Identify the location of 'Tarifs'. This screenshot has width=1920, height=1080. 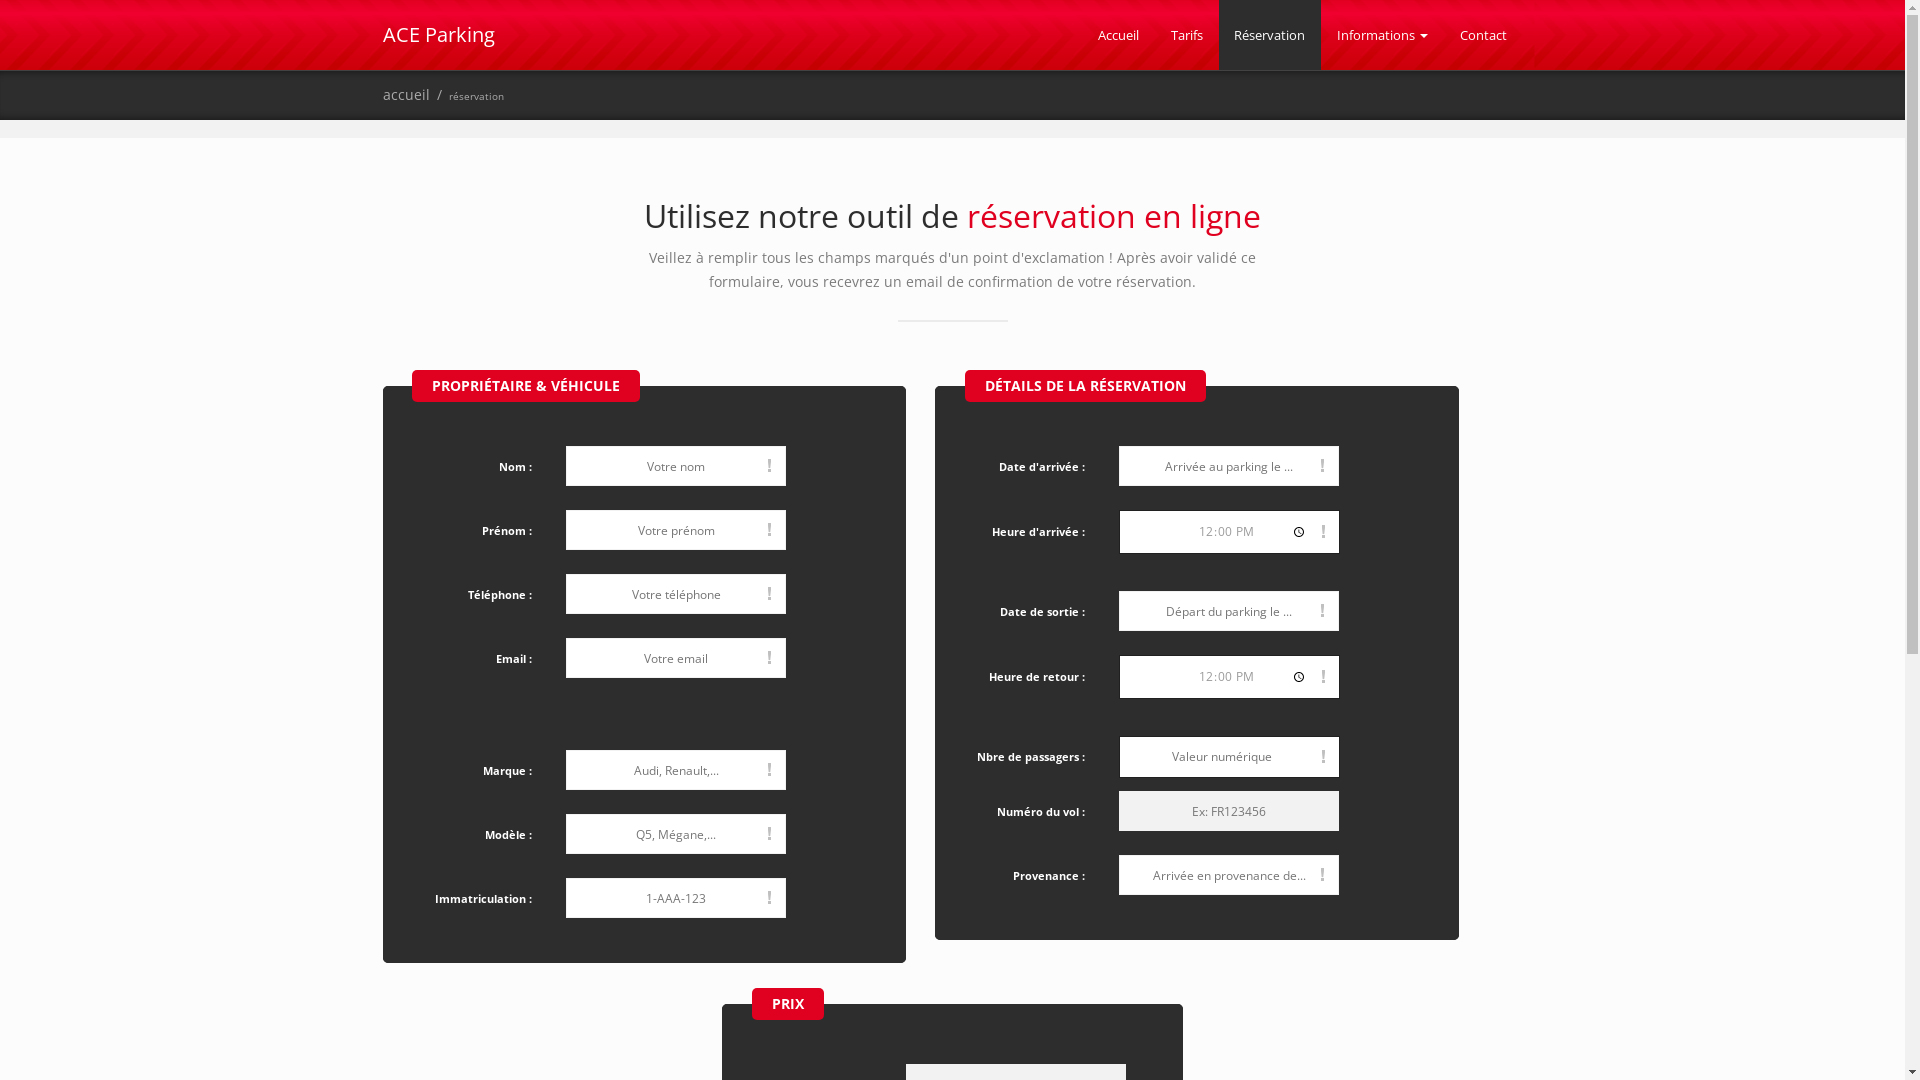
(1186, 34).